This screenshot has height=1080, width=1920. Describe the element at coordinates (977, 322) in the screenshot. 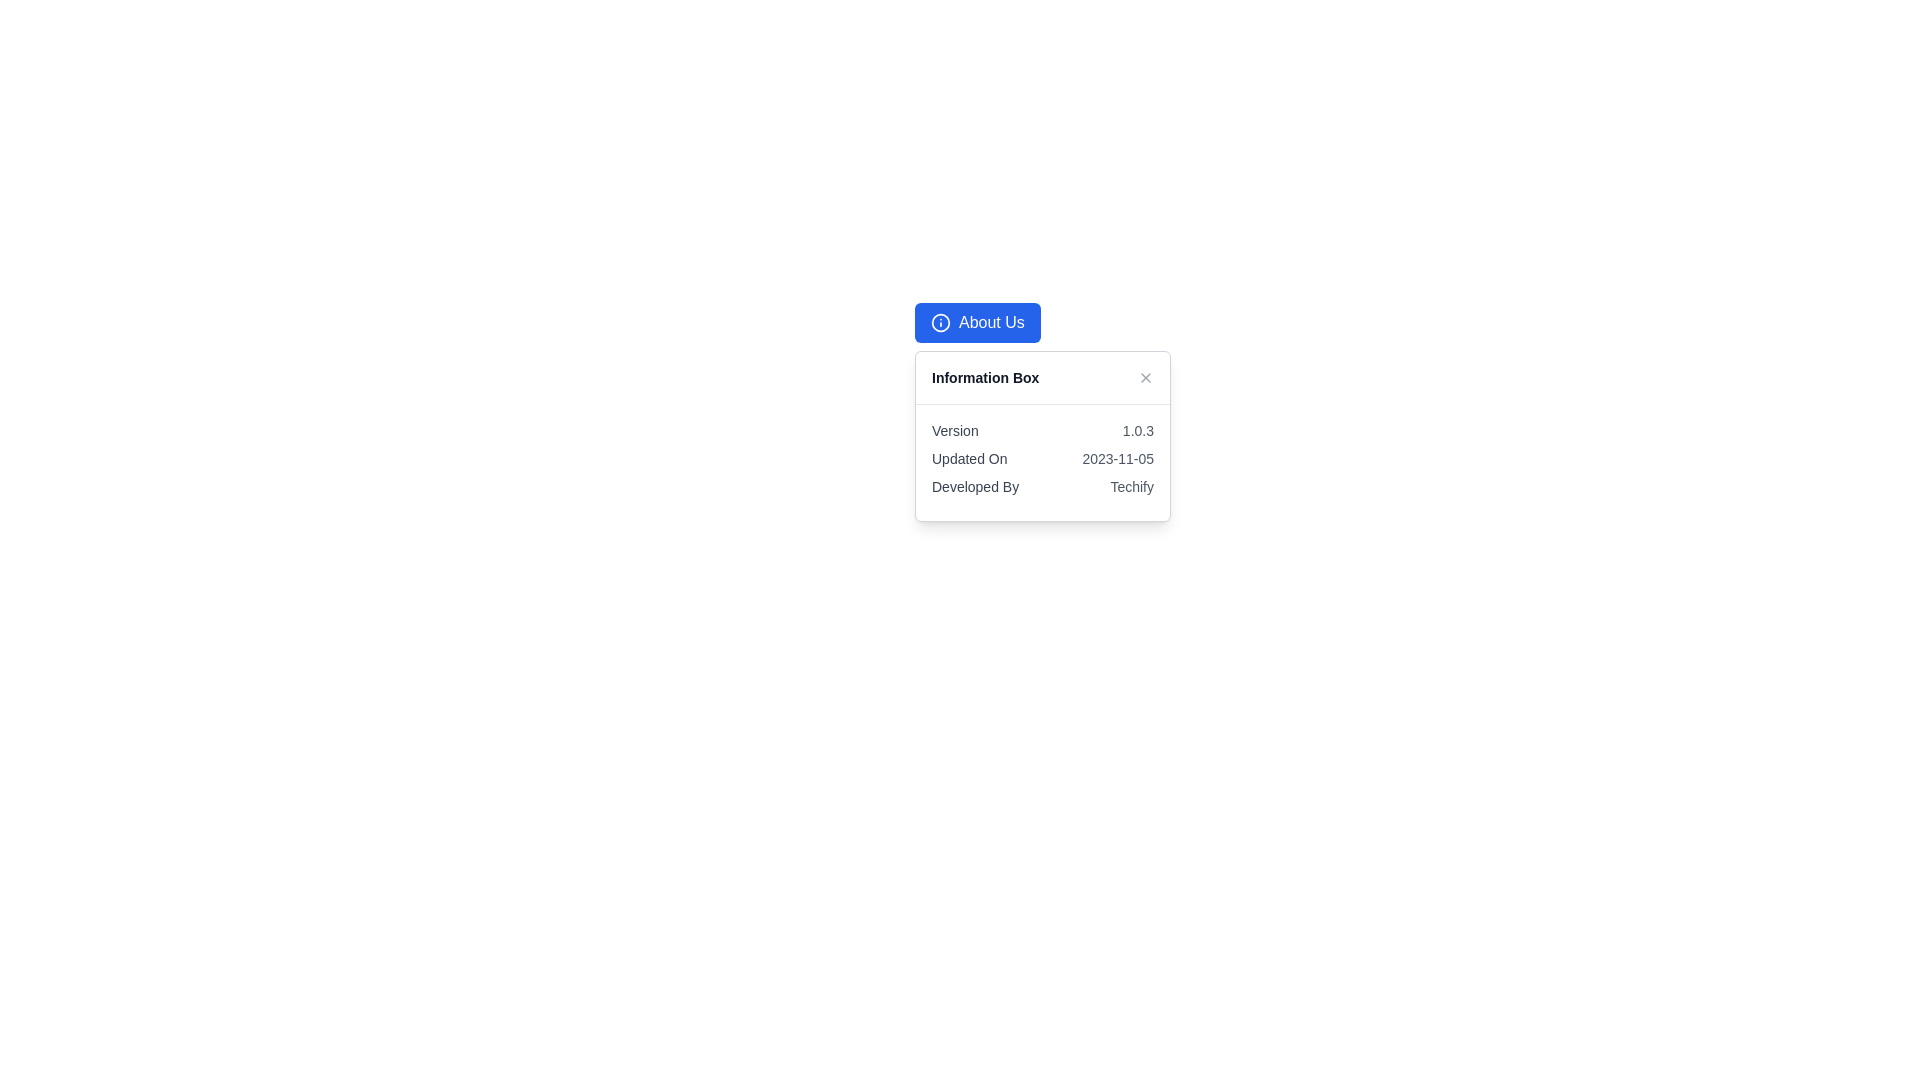

I see `the button that triggers the opening or toggling of the associated 'Information Box' located above the white information panel` at that location.